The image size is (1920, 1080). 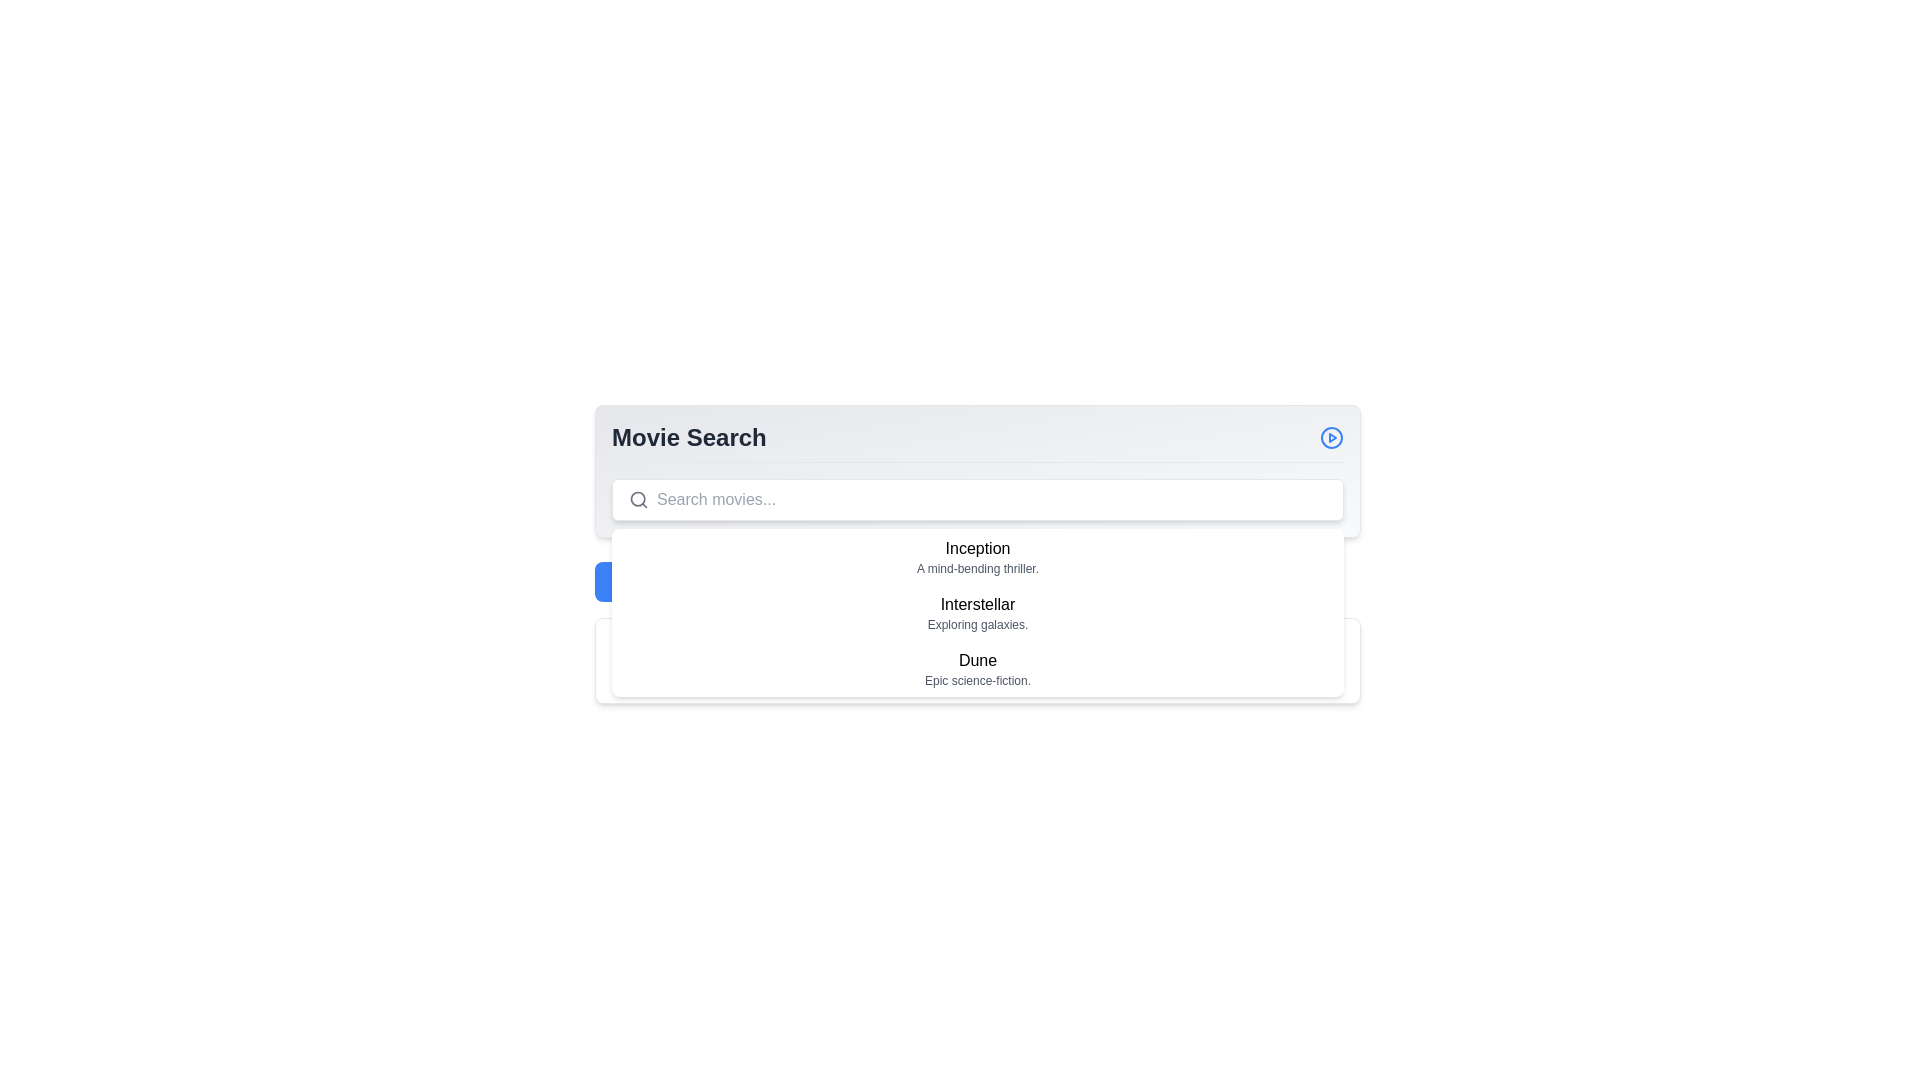 I want to click on the second item in the dropdown list representing a movie entry, so click(x=978, y=612).